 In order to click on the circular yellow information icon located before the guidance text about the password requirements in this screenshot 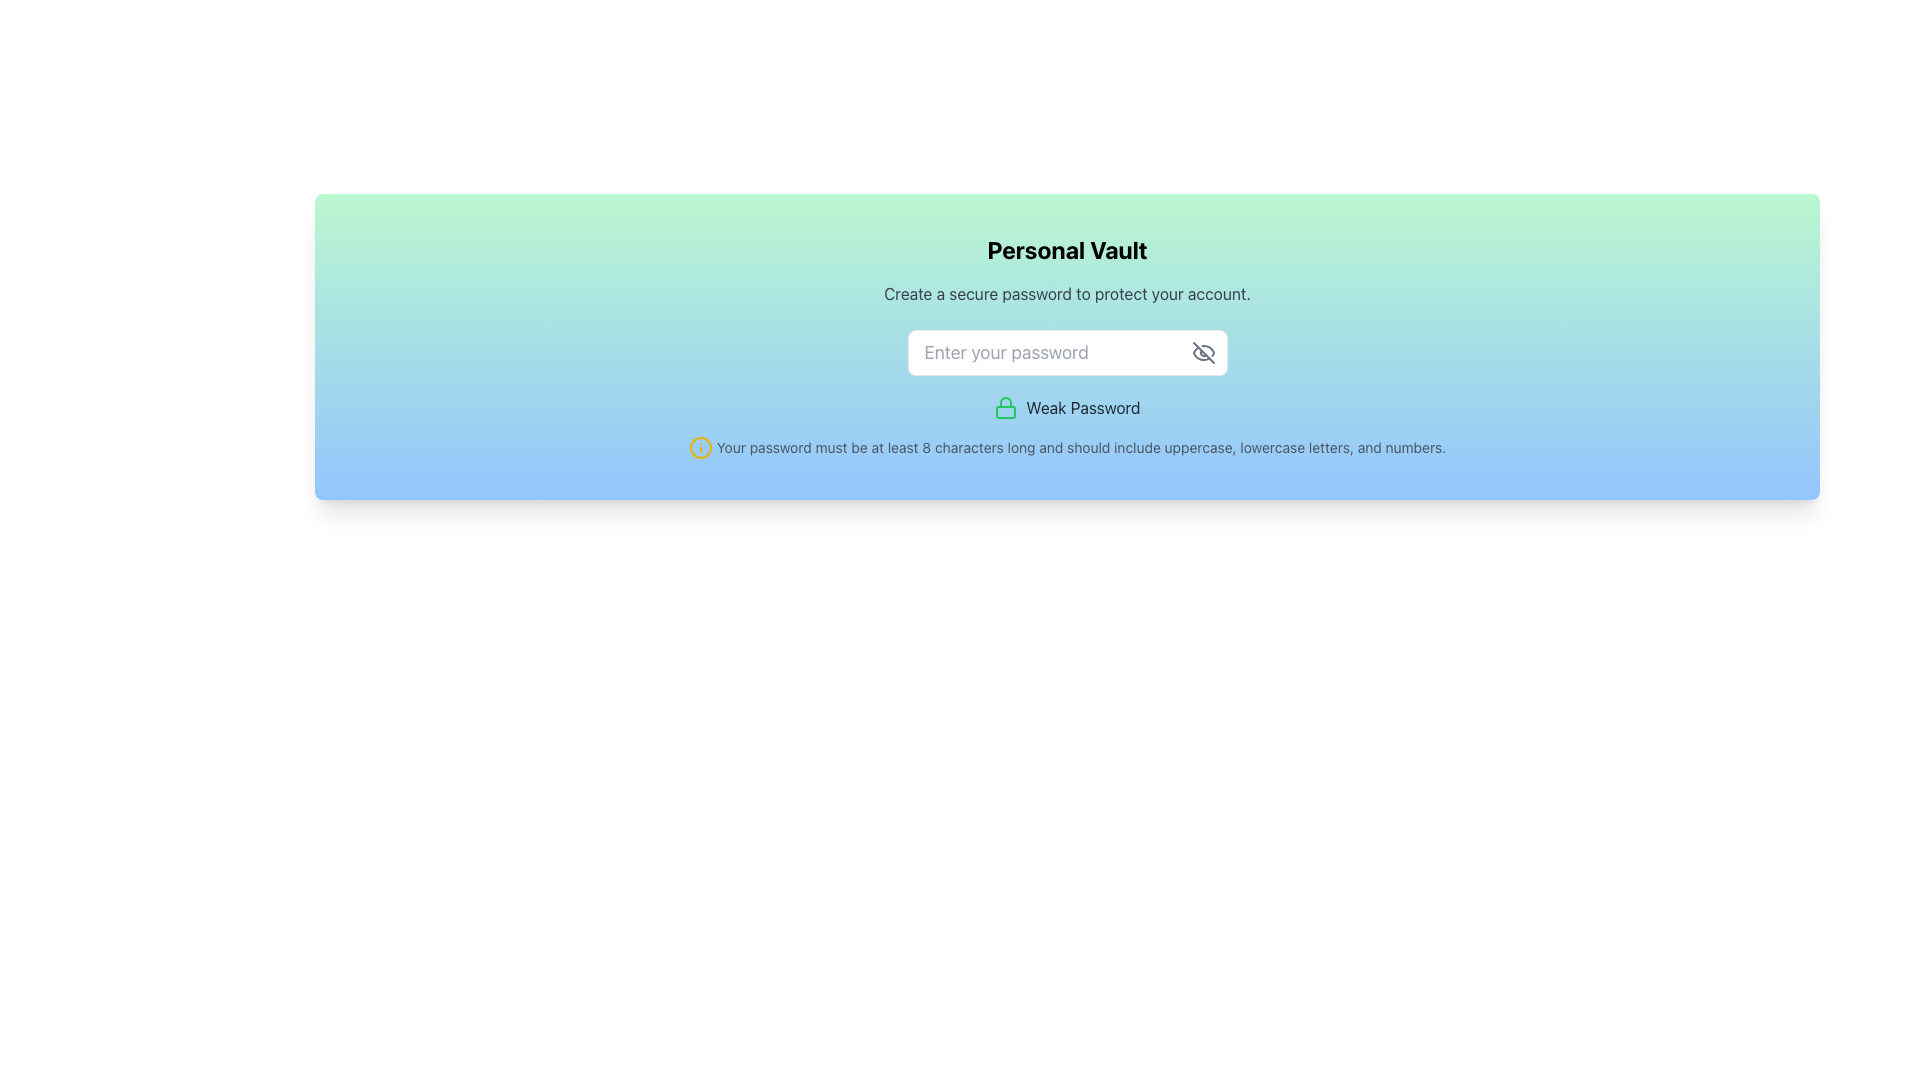, I will do `click(700, 446)`.